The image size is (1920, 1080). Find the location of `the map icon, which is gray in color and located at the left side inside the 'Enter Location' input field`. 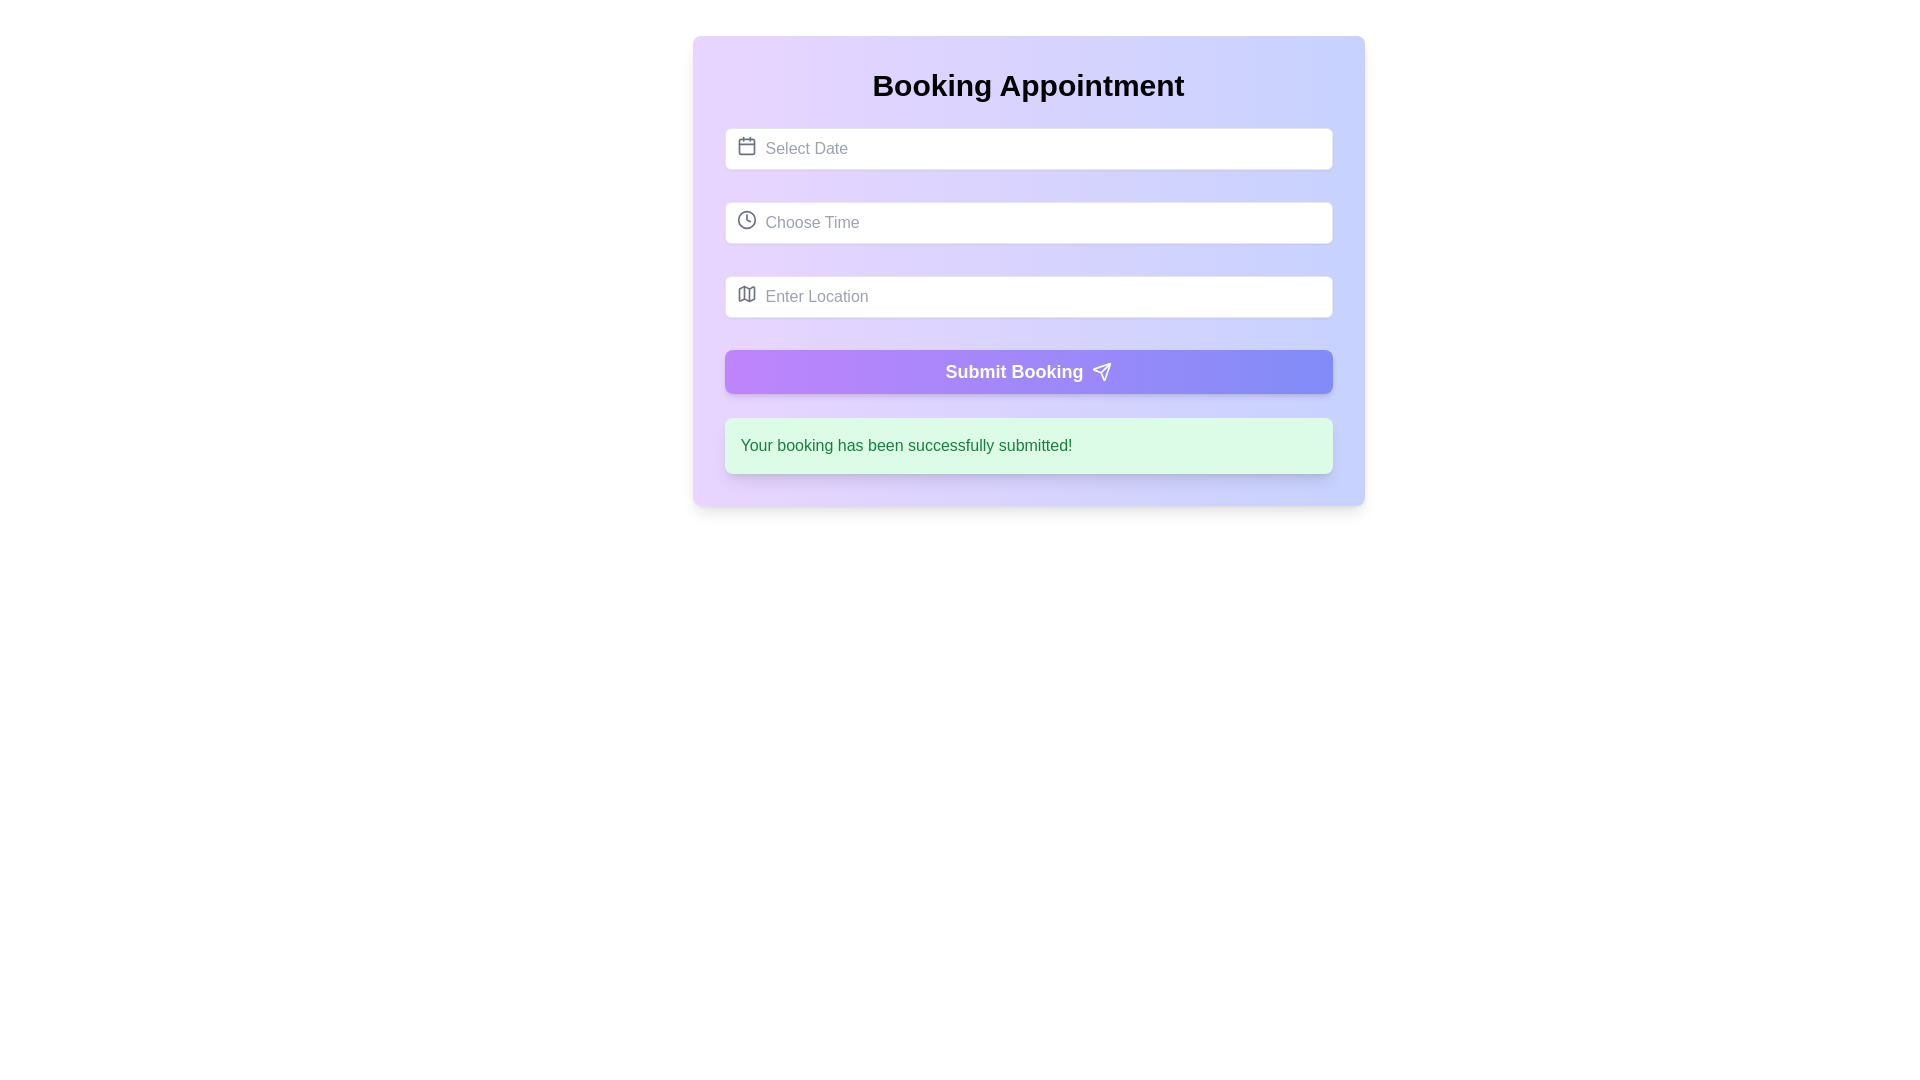

the map icon, which is gray in color and located at the left side inside the 'Enter Location' input field is located at coordinates (745, 293).